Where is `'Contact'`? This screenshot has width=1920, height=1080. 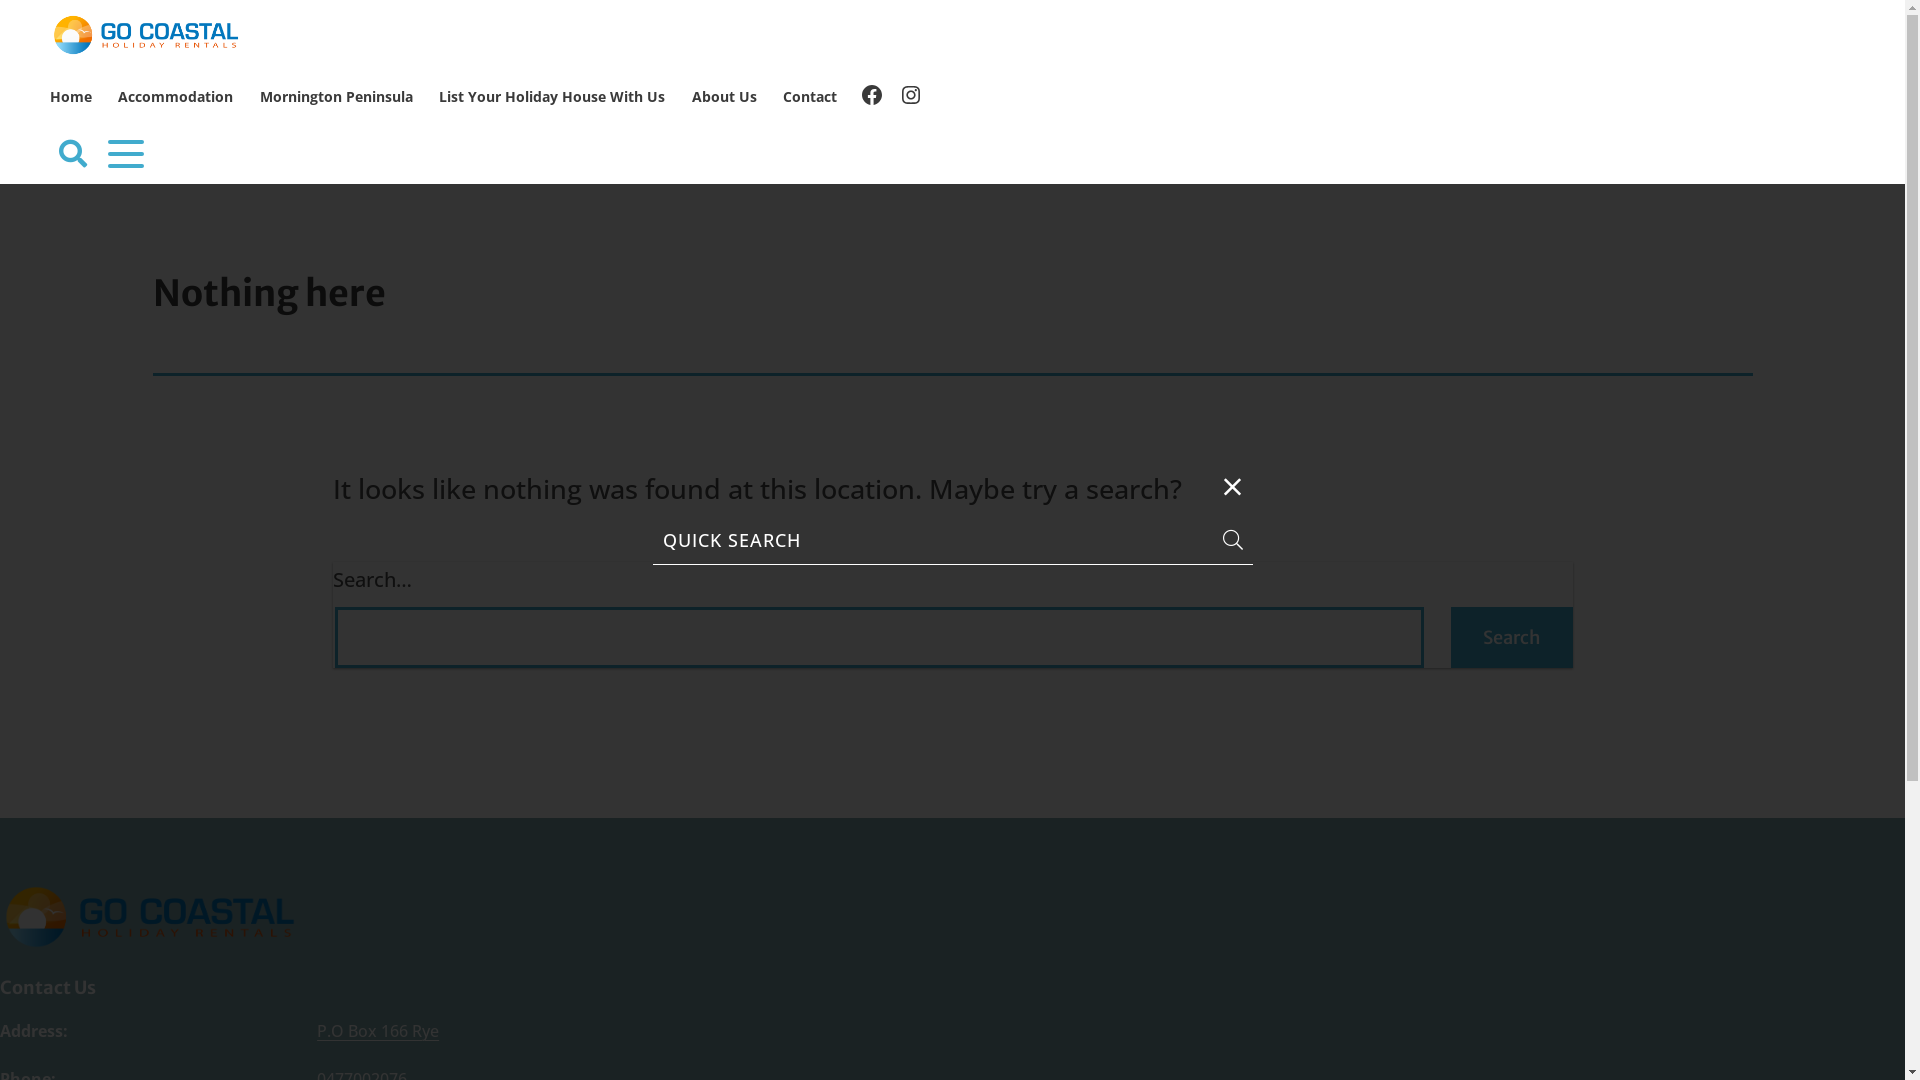 'Contact' is located at coordinates (810, 97).